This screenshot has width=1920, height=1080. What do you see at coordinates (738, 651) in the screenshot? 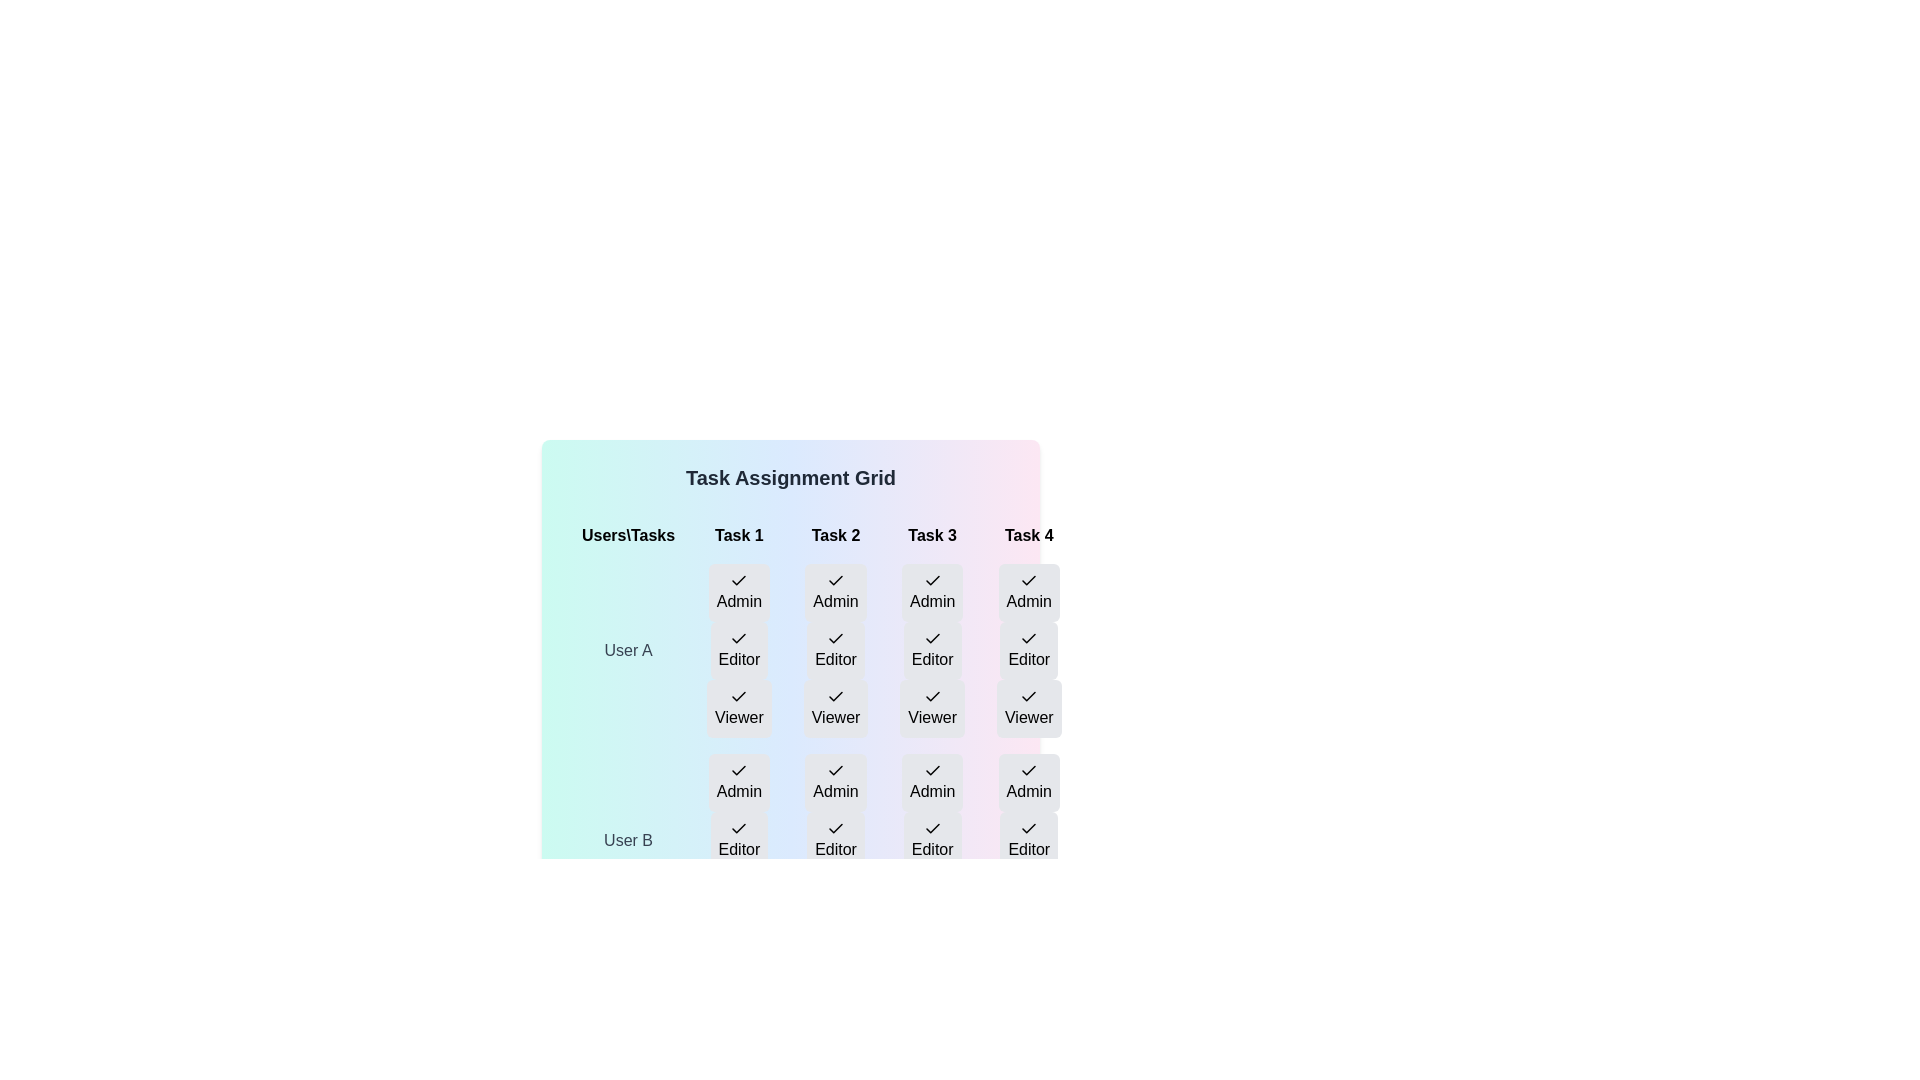
I see `the text element of the user or task to select it` at bounding box center [738, 651].